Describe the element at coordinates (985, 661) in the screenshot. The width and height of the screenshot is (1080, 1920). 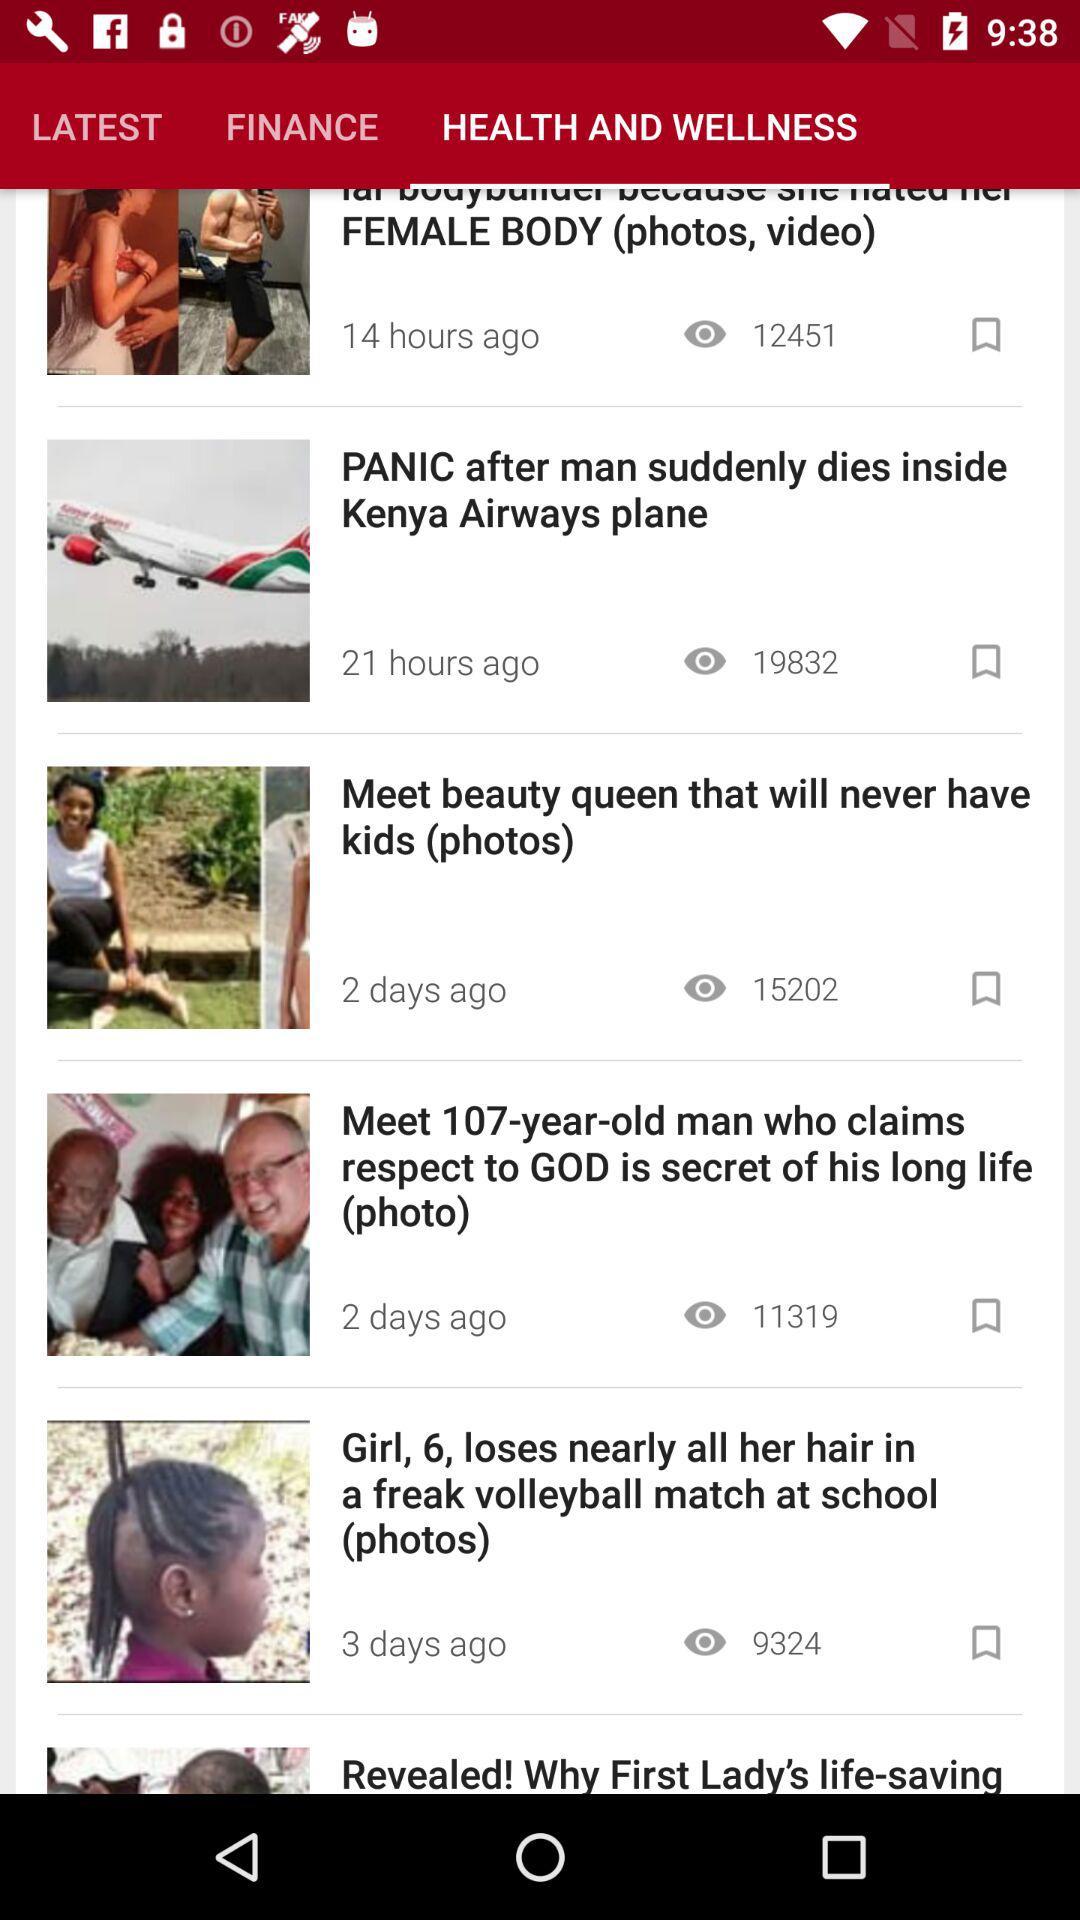
I see `additional options for this news item` at that location.